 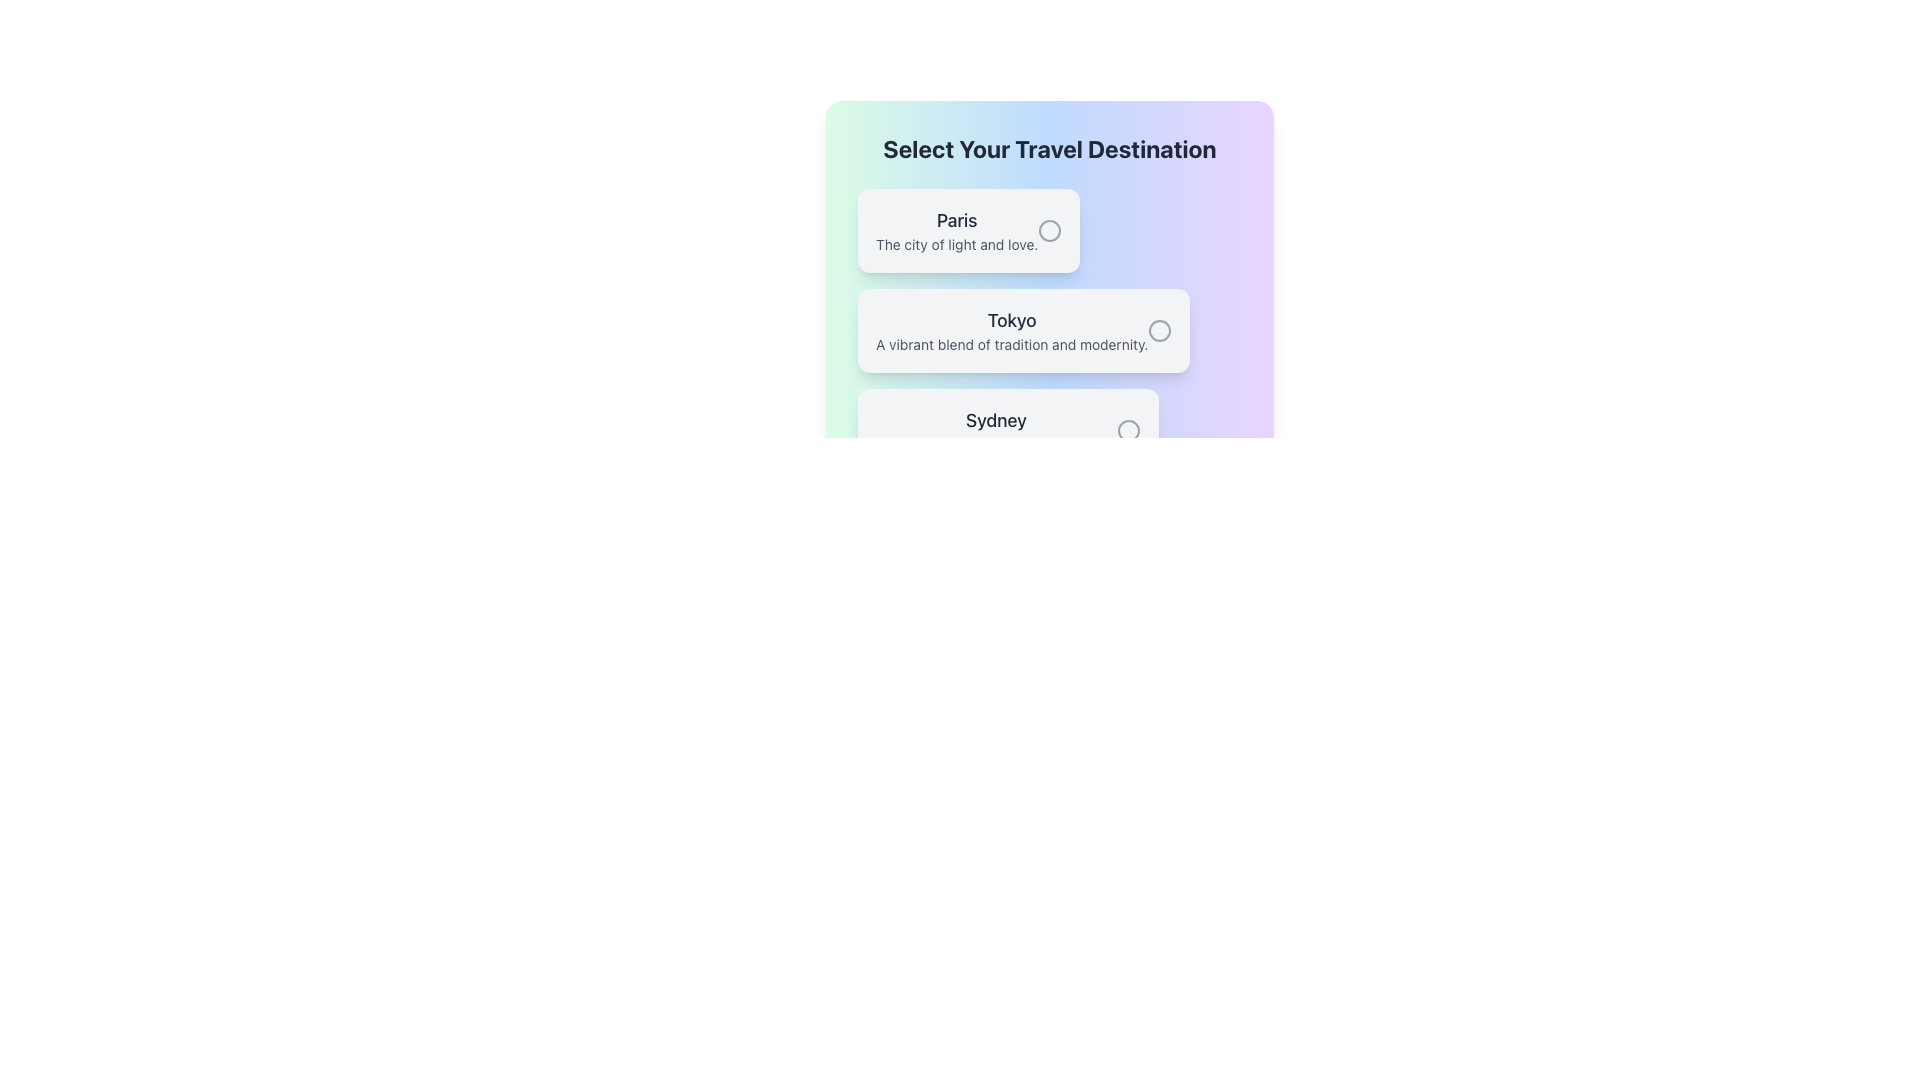 What do you see at coordinates (1049, 303) in the screenshot?
I see `the interactive list item labeled 'Select Your Travel Destination' which is centrally` at bounding box center [1049, 303].